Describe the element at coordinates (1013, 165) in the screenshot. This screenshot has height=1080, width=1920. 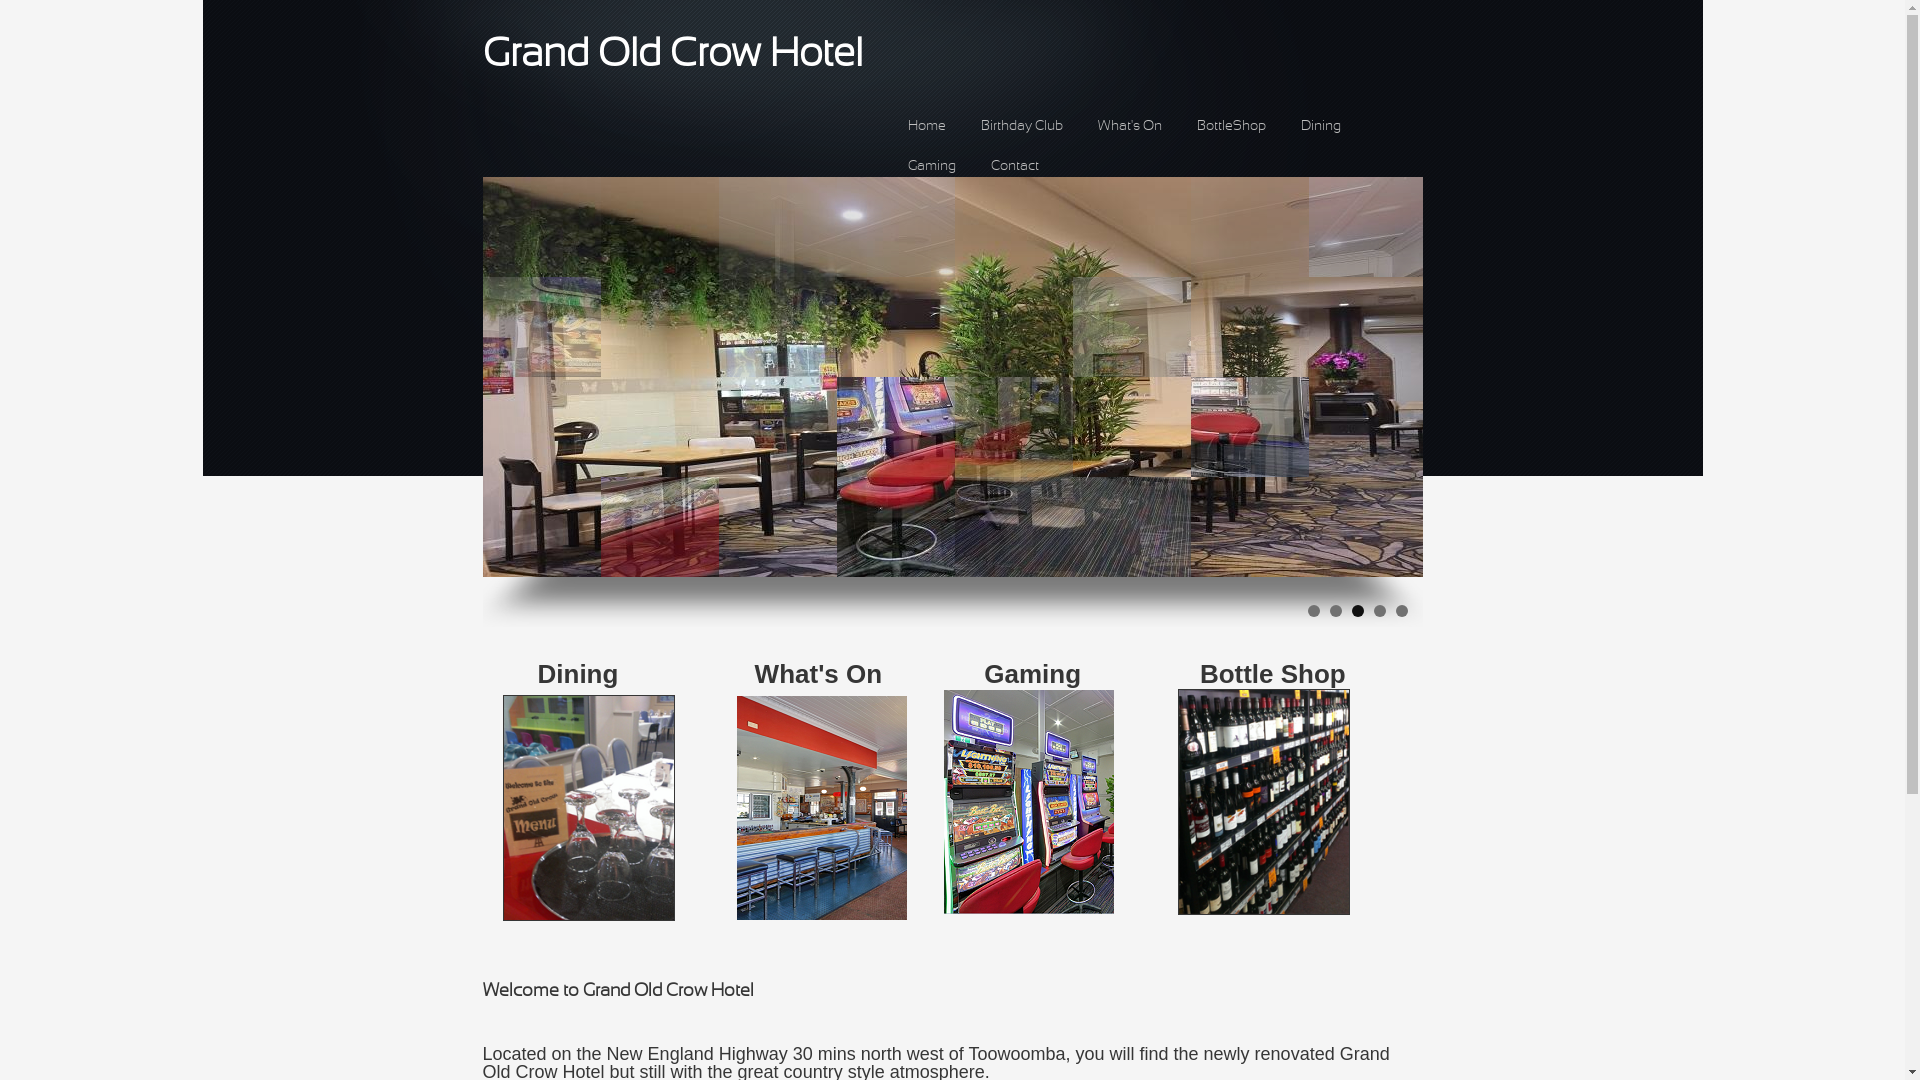
I see `'Contact'` at that location.